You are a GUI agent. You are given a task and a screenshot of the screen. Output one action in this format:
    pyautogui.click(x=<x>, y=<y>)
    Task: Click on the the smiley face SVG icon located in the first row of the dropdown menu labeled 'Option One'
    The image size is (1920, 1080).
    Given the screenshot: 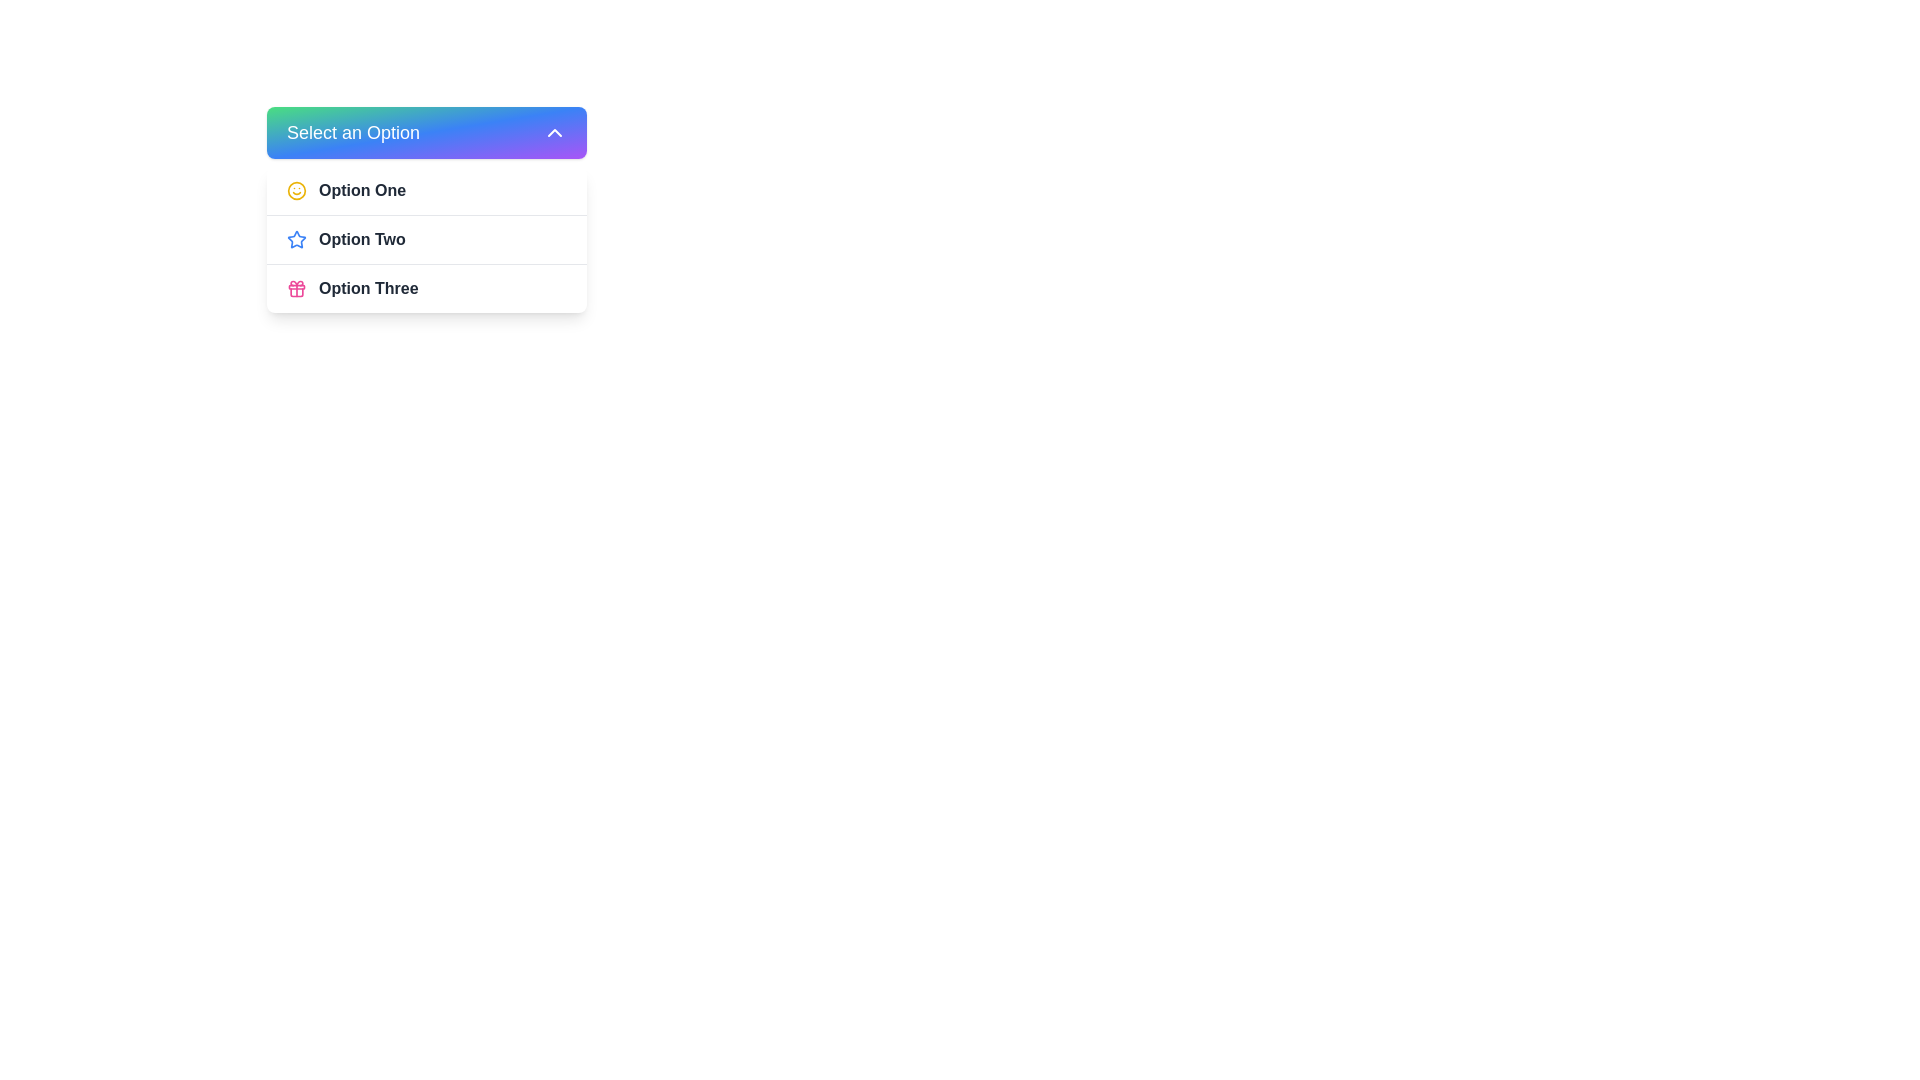 What is the action you would take?
    pyautogui.click(x=296, y=191)
    